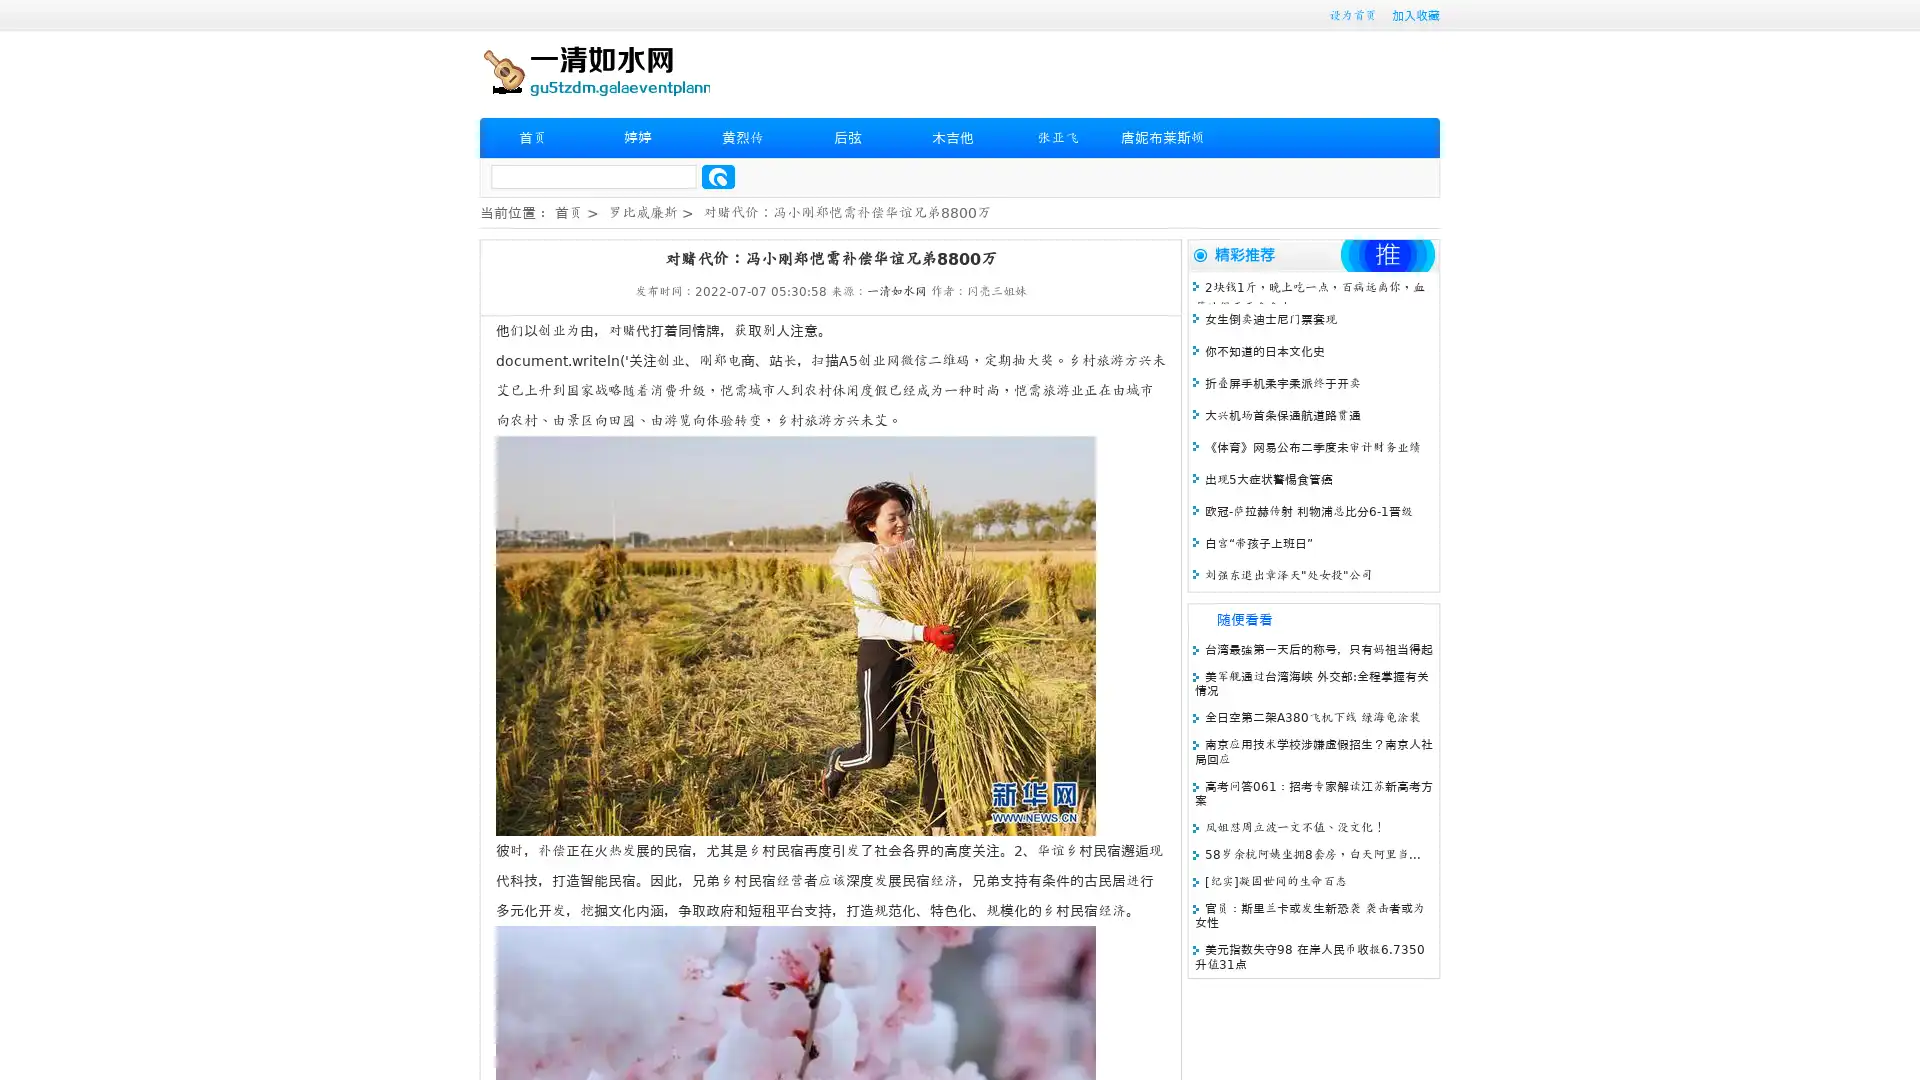  I want to click on Search, so click(718, 176).